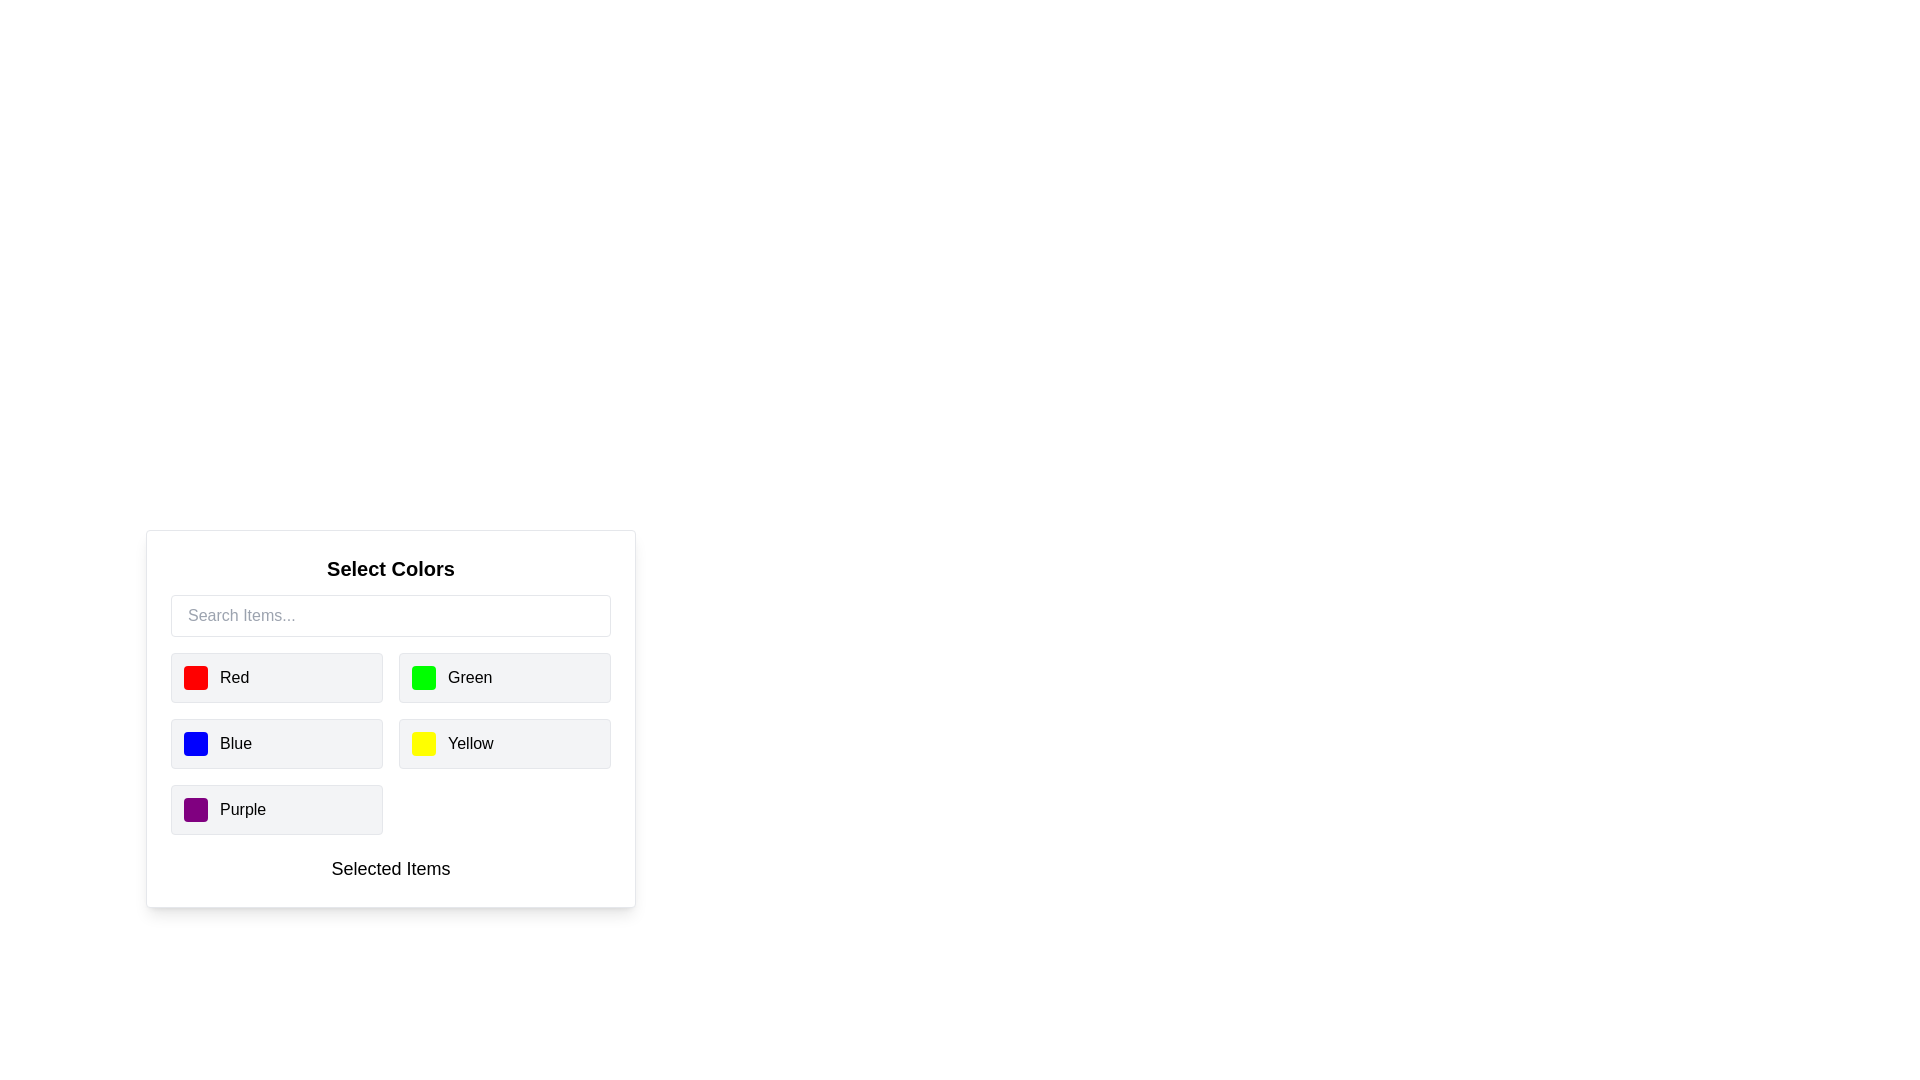  Describe the element at coordinates (390, 717) in the screenshot. I see `the 'Select Colors' component` at that location.